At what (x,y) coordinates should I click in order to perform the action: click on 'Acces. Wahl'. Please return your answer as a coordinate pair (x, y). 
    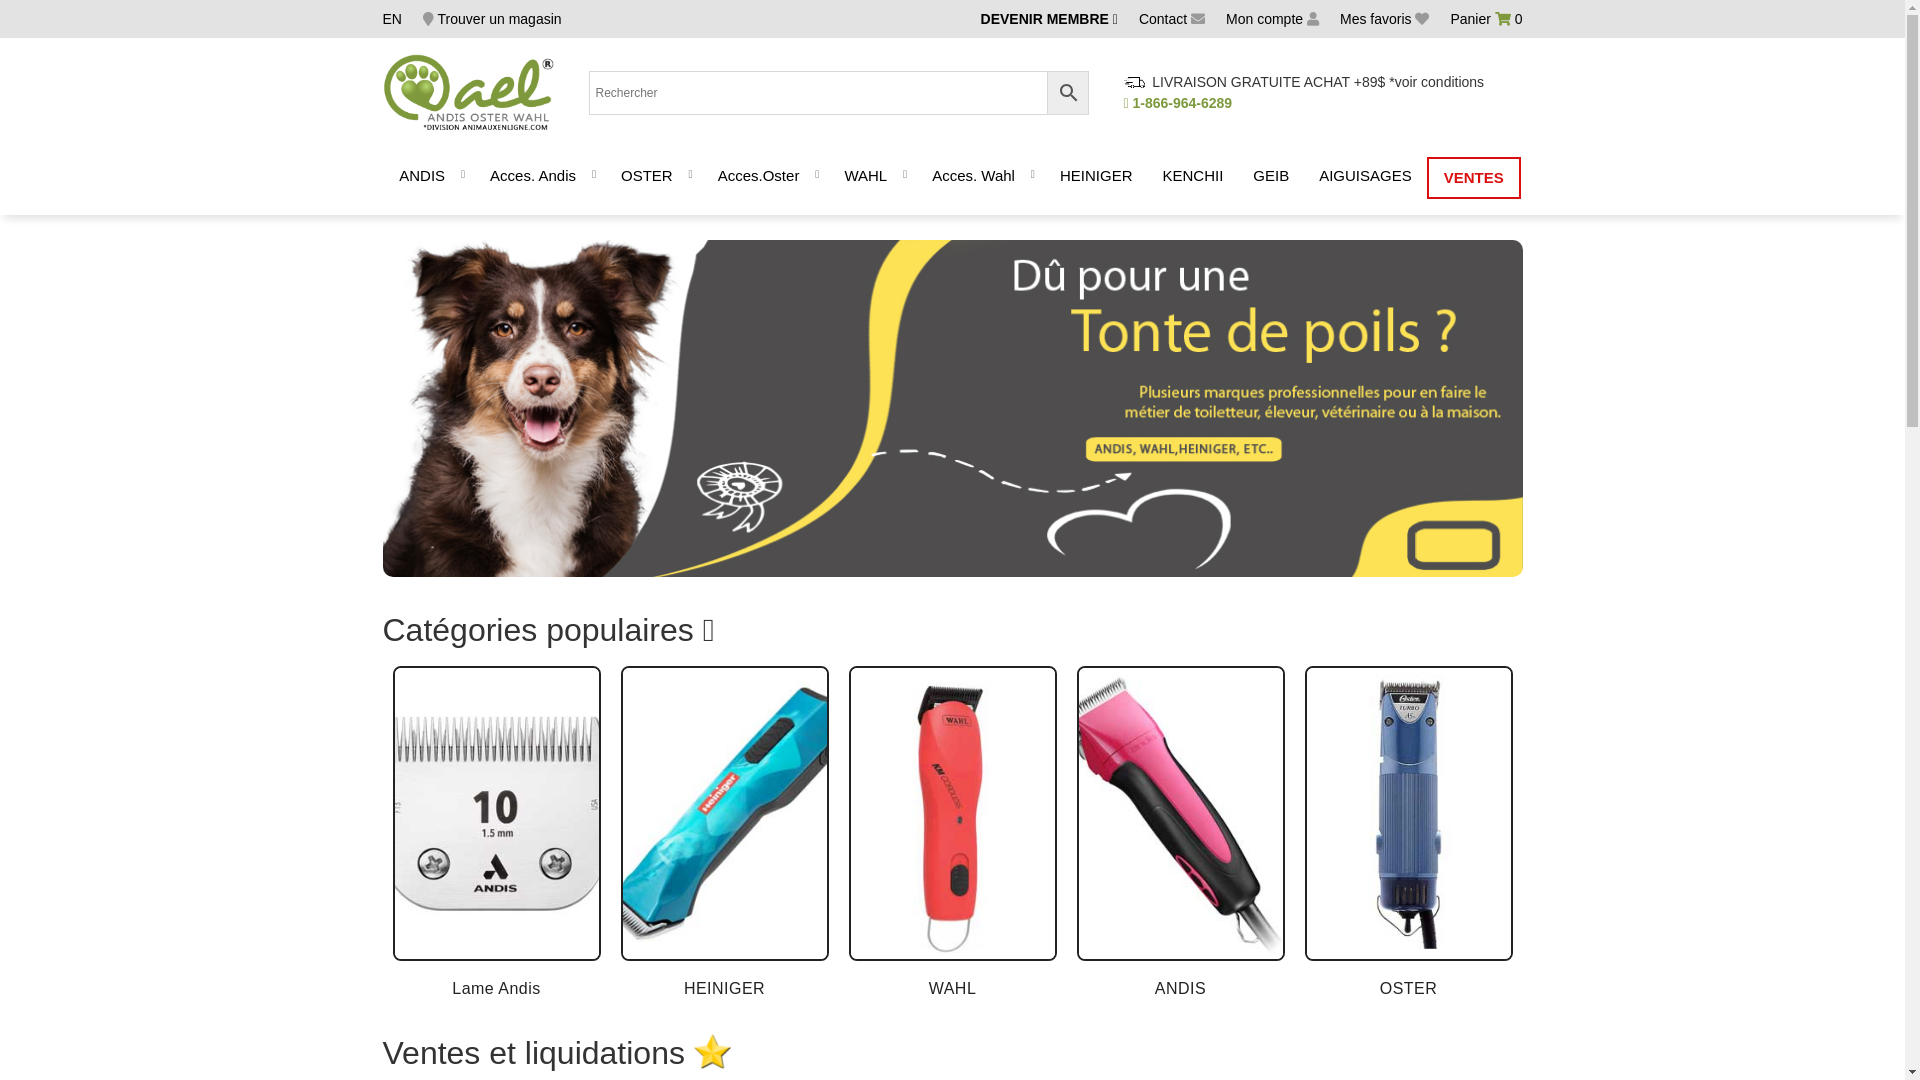
    Looking at the image, I should click on (973, 176).